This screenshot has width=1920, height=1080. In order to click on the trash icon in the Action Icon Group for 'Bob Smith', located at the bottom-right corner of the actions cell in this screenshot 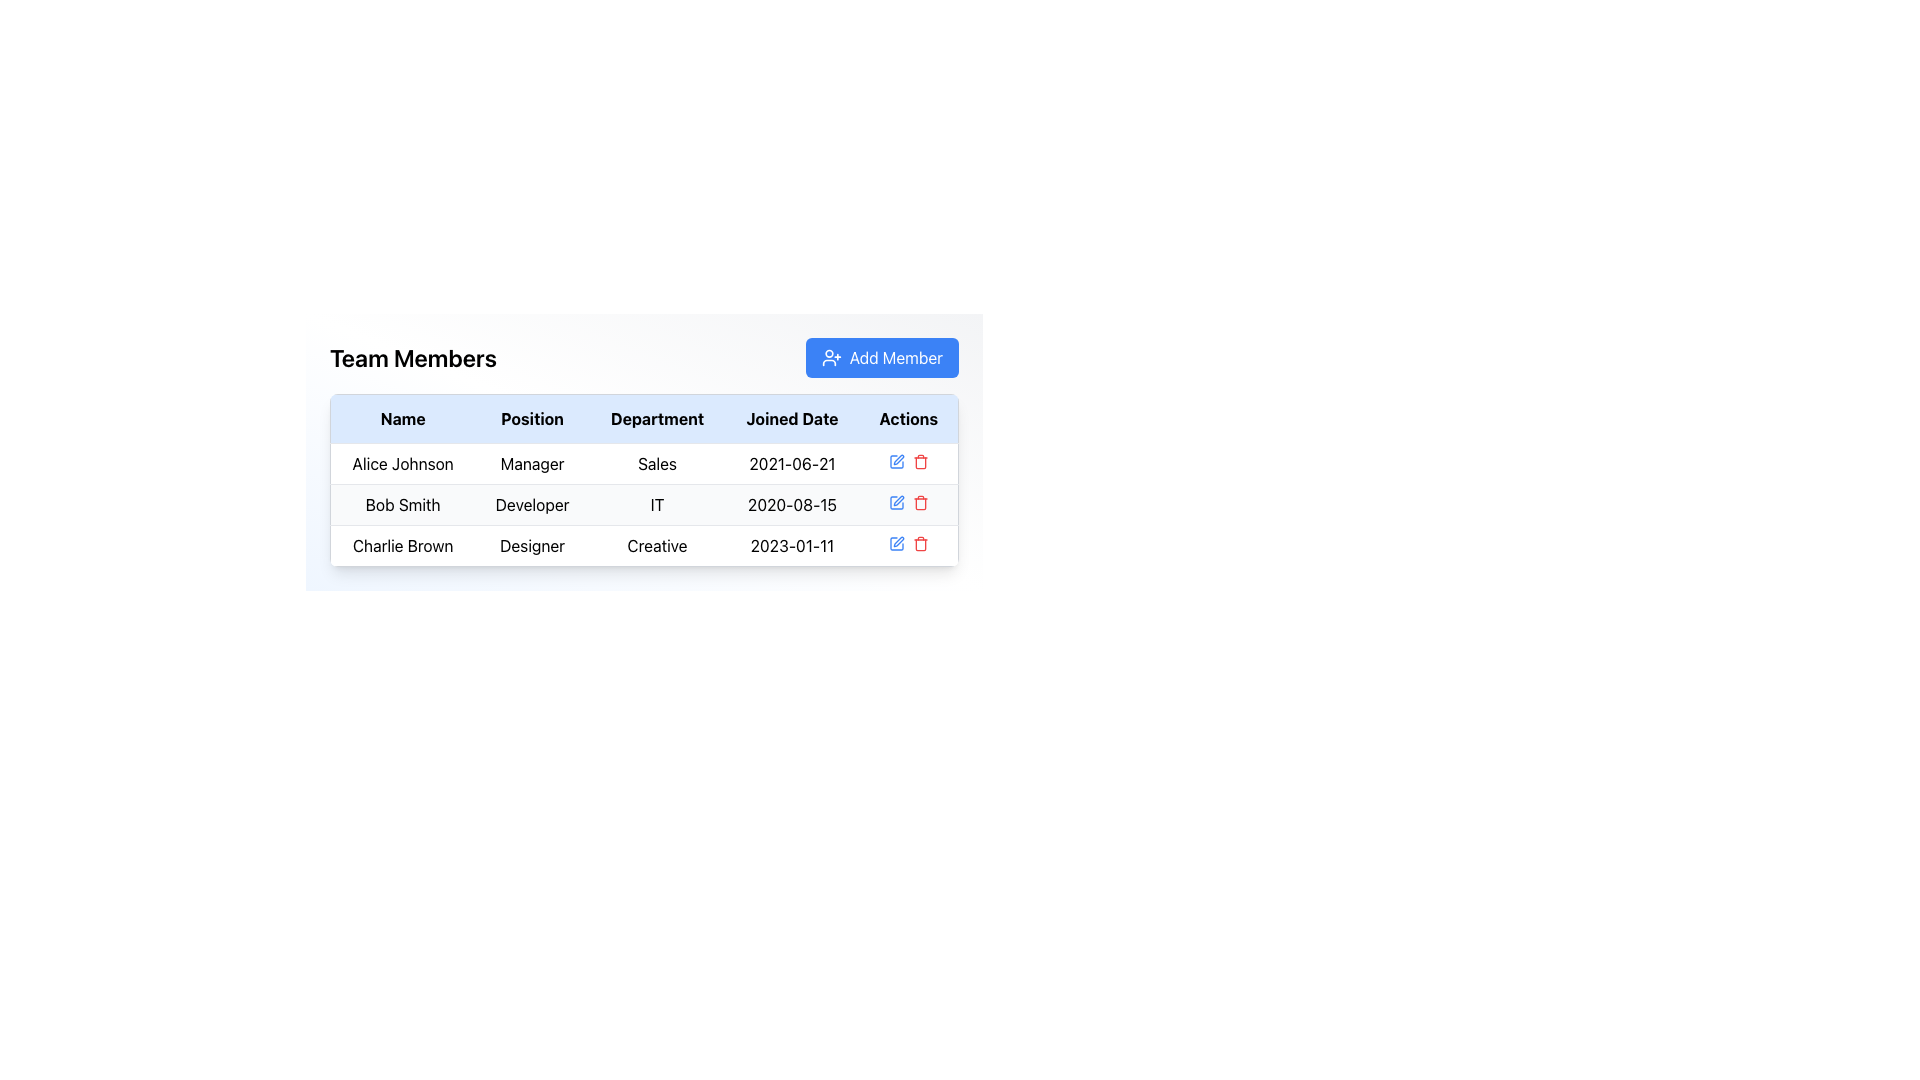, I will do `click(907, 504)`.